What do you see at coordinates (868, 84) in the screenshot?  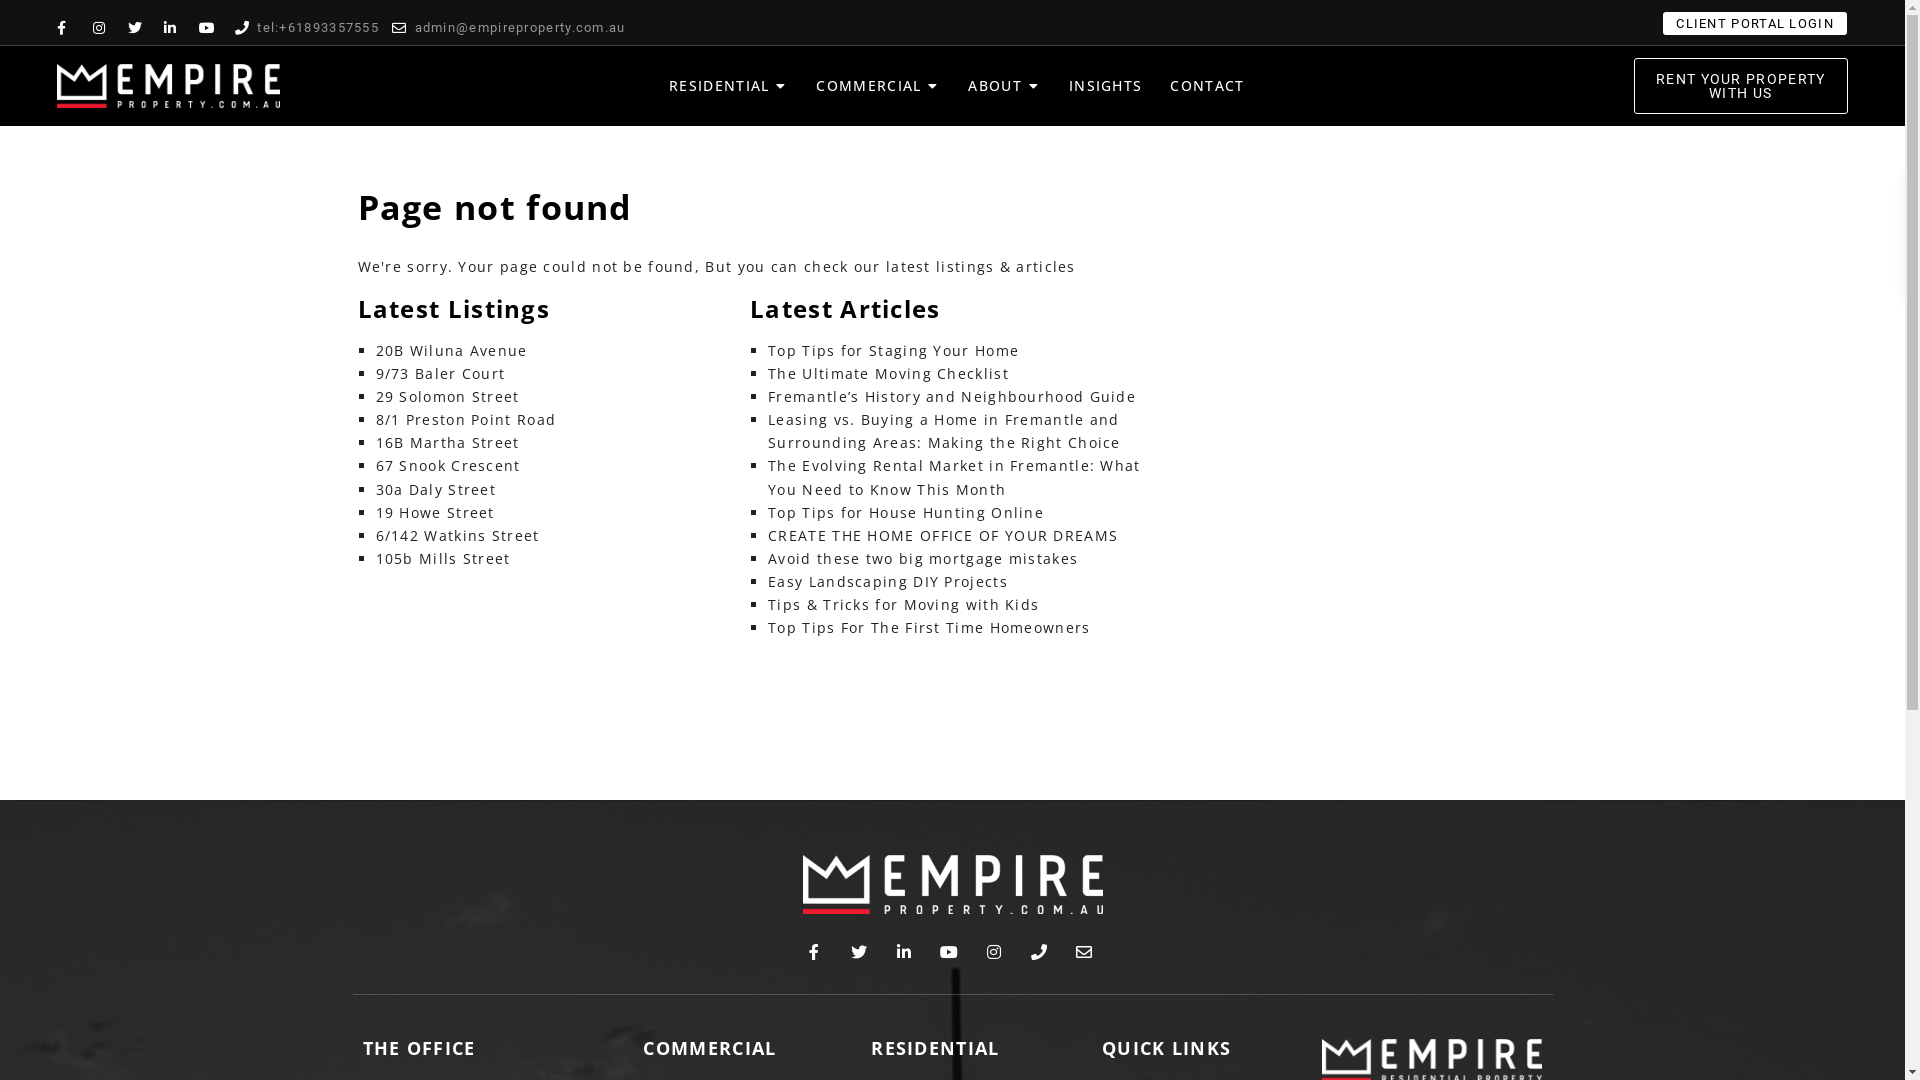 I see `'COMMERCIAL'` at bounding box center [868, 84].